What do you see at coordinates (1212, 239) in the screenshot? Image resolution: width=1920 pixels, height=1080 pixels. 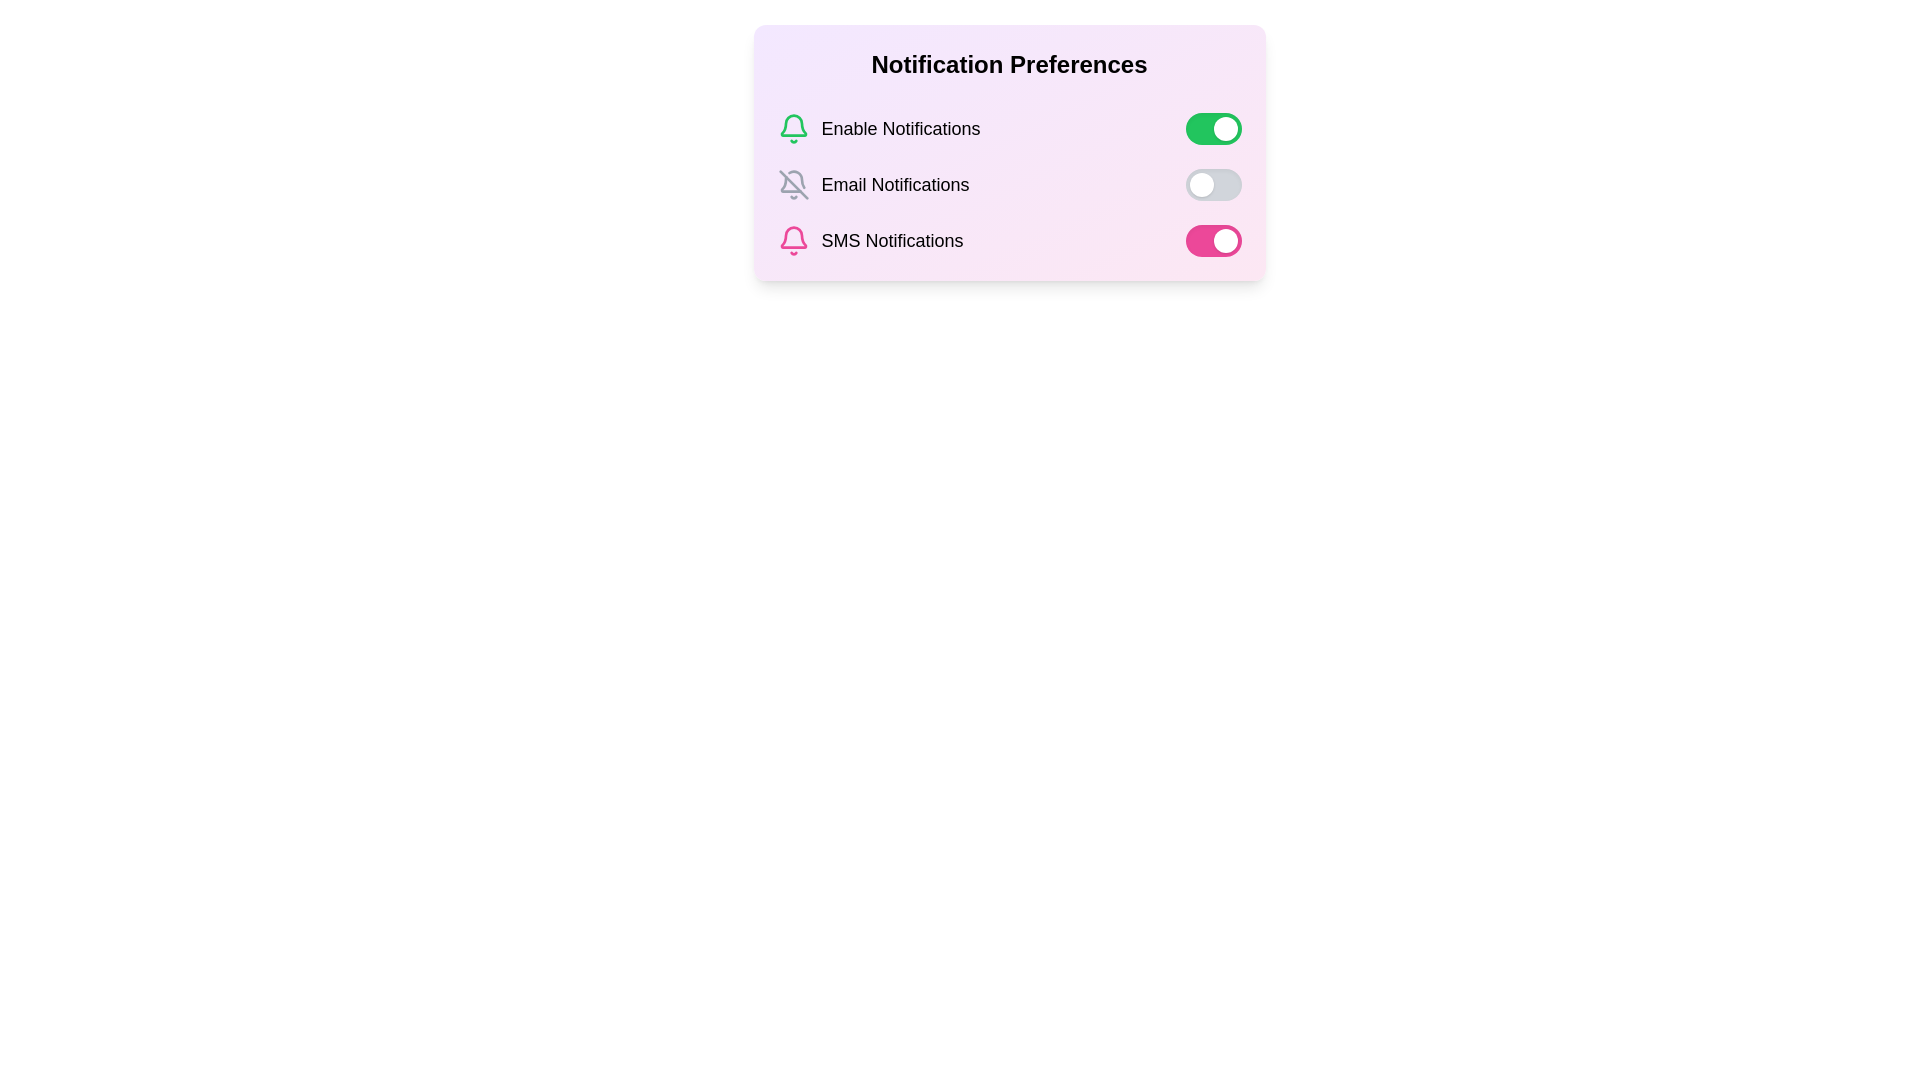 I see `on the toggle switch for SMS Notifications located at the right end of the SMS Notifications row` at bounding box center [1212, 239].